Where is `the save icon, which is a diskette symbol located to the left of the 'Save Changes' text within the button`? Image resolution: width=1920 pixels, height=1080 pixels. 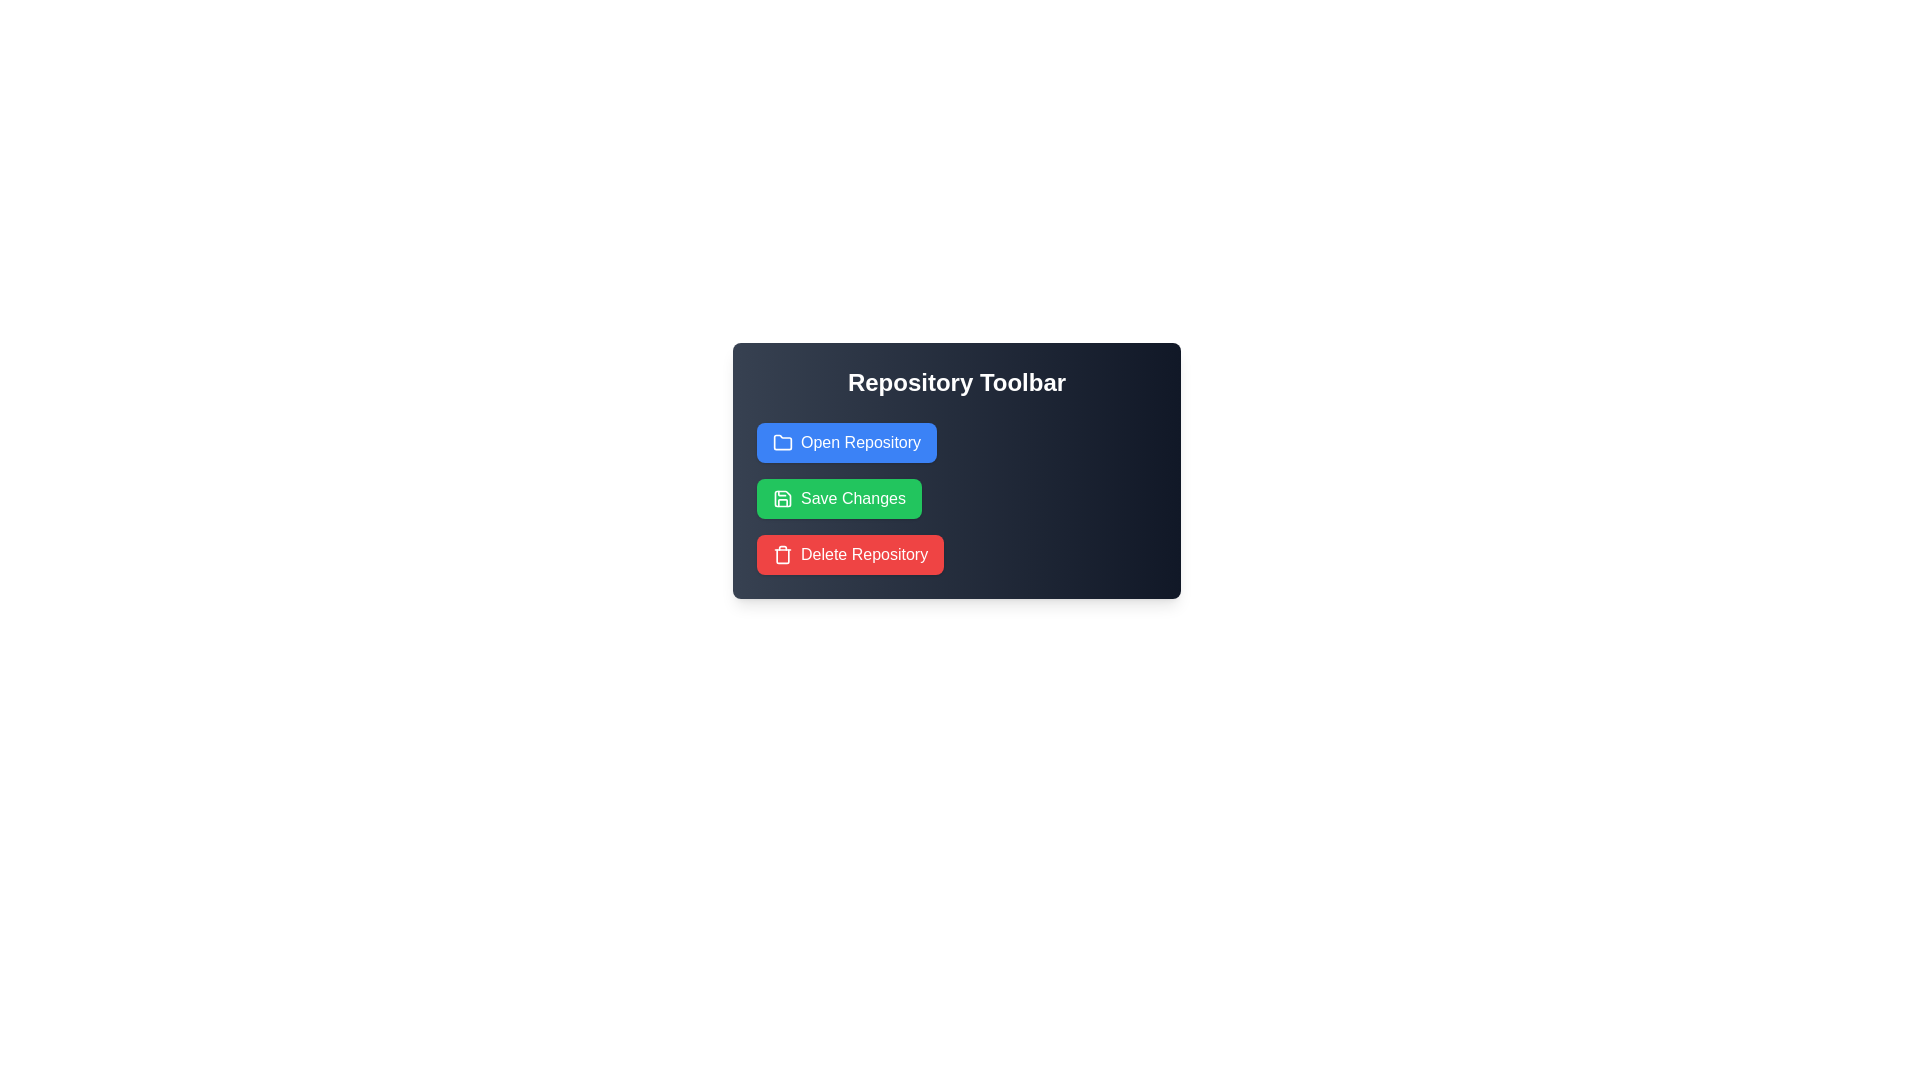
the save icon, which is a diskette symbol located to the left of the 'Save Changes' text within the button is located at coordinates (781, 497).